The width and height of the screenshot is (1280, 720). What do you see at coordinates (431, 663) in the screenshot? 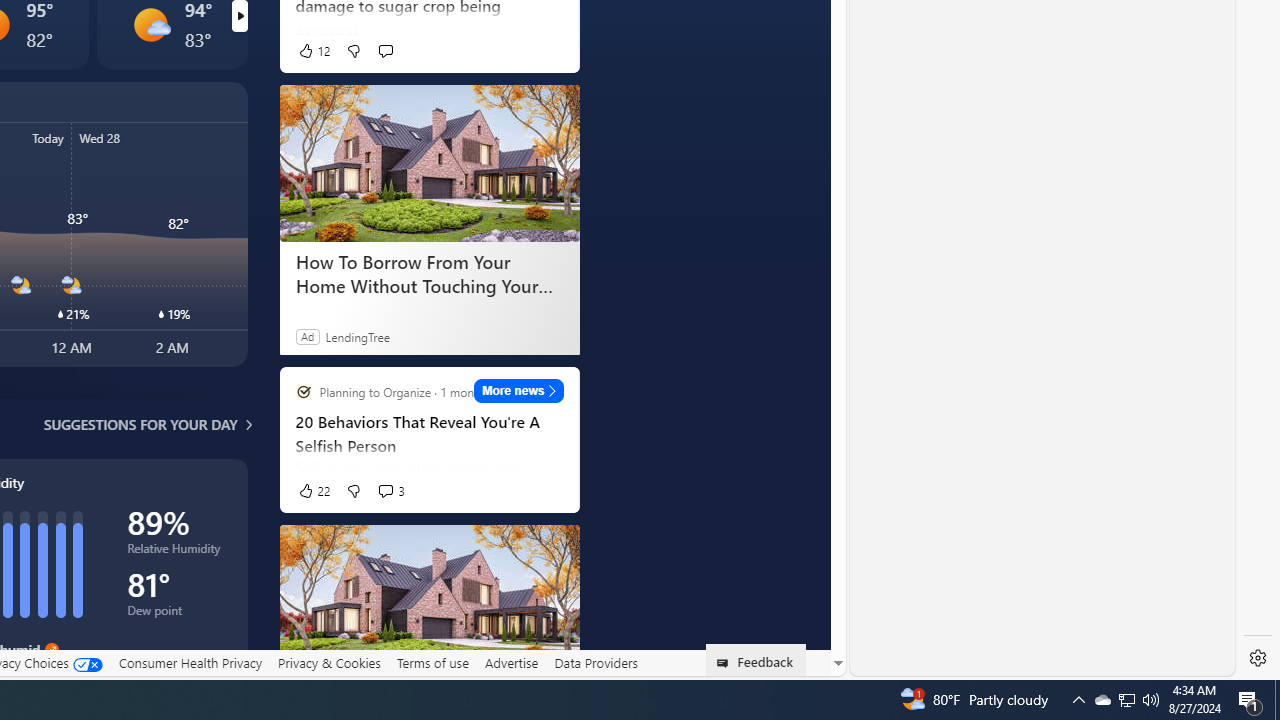
I see `'Terms of use'` at bounding box center [431, 663].